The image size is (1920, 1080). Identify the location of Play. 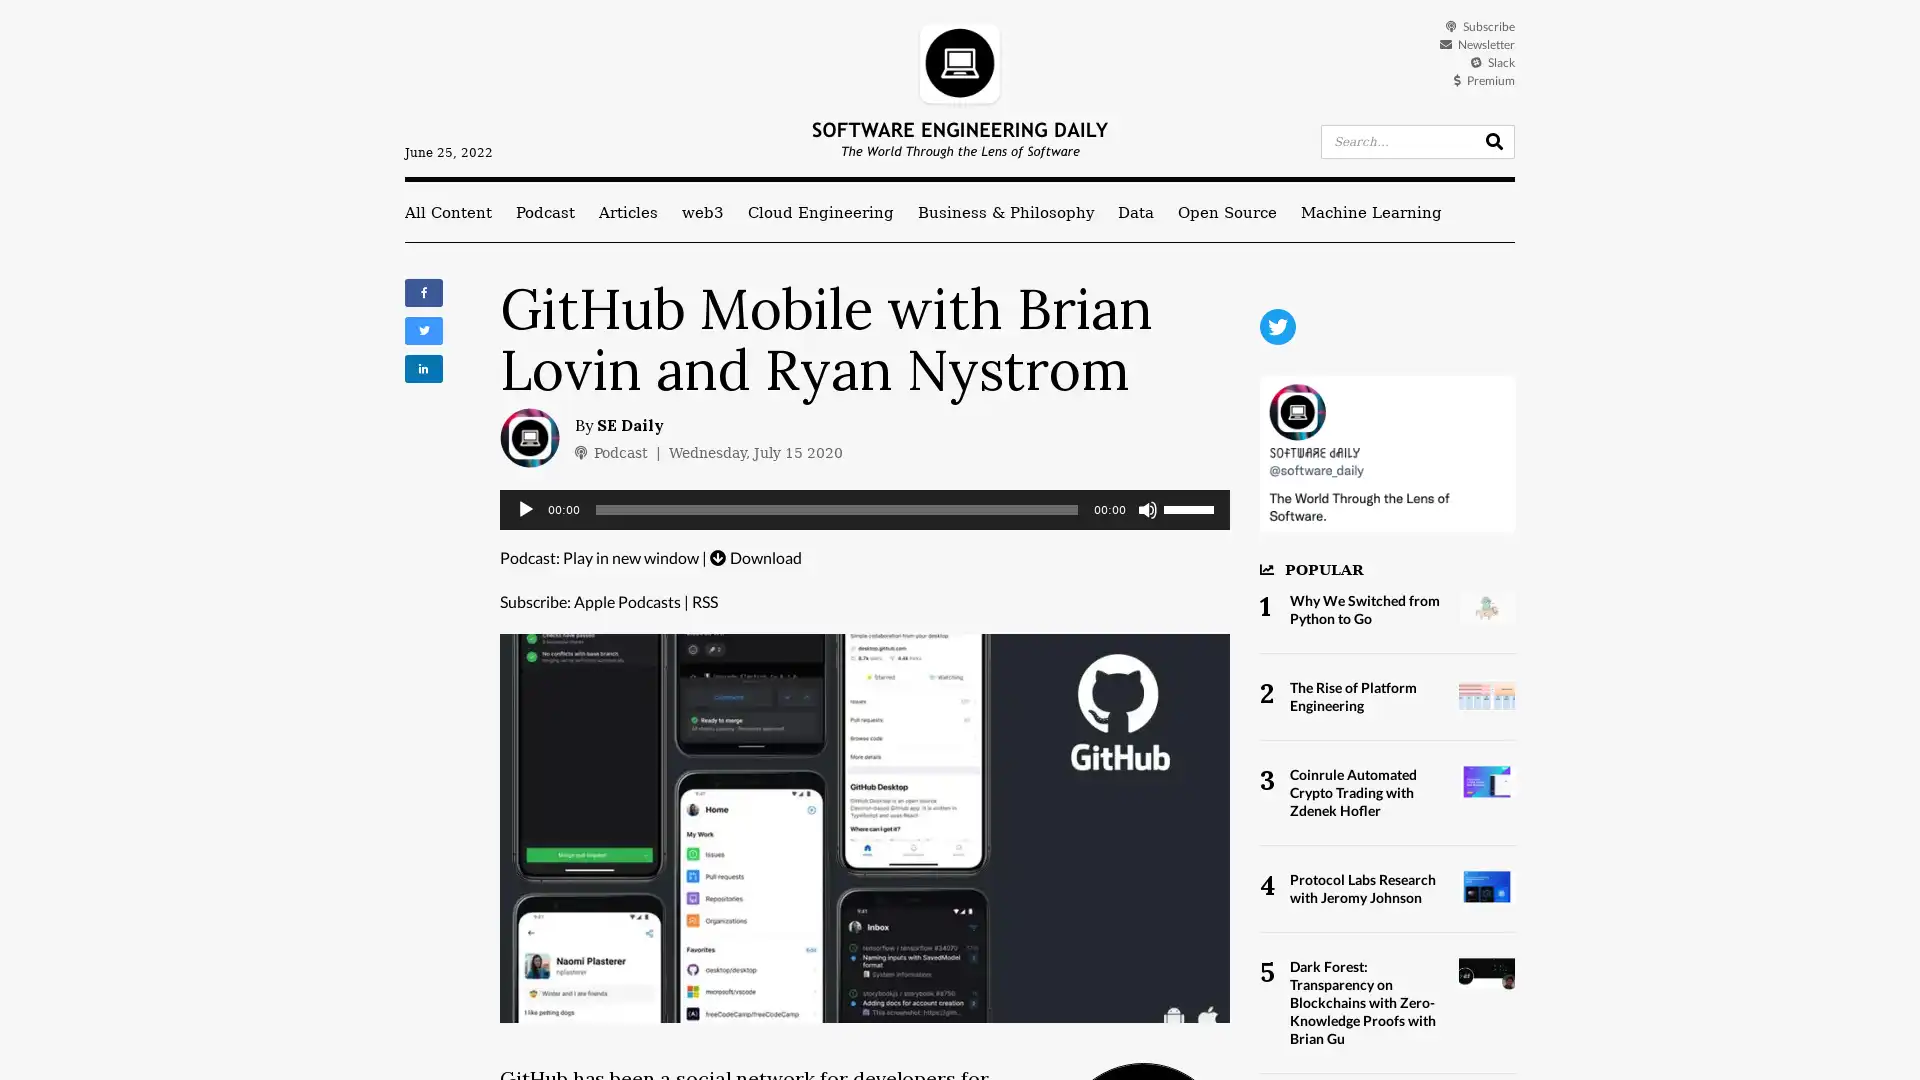
(524, 508).